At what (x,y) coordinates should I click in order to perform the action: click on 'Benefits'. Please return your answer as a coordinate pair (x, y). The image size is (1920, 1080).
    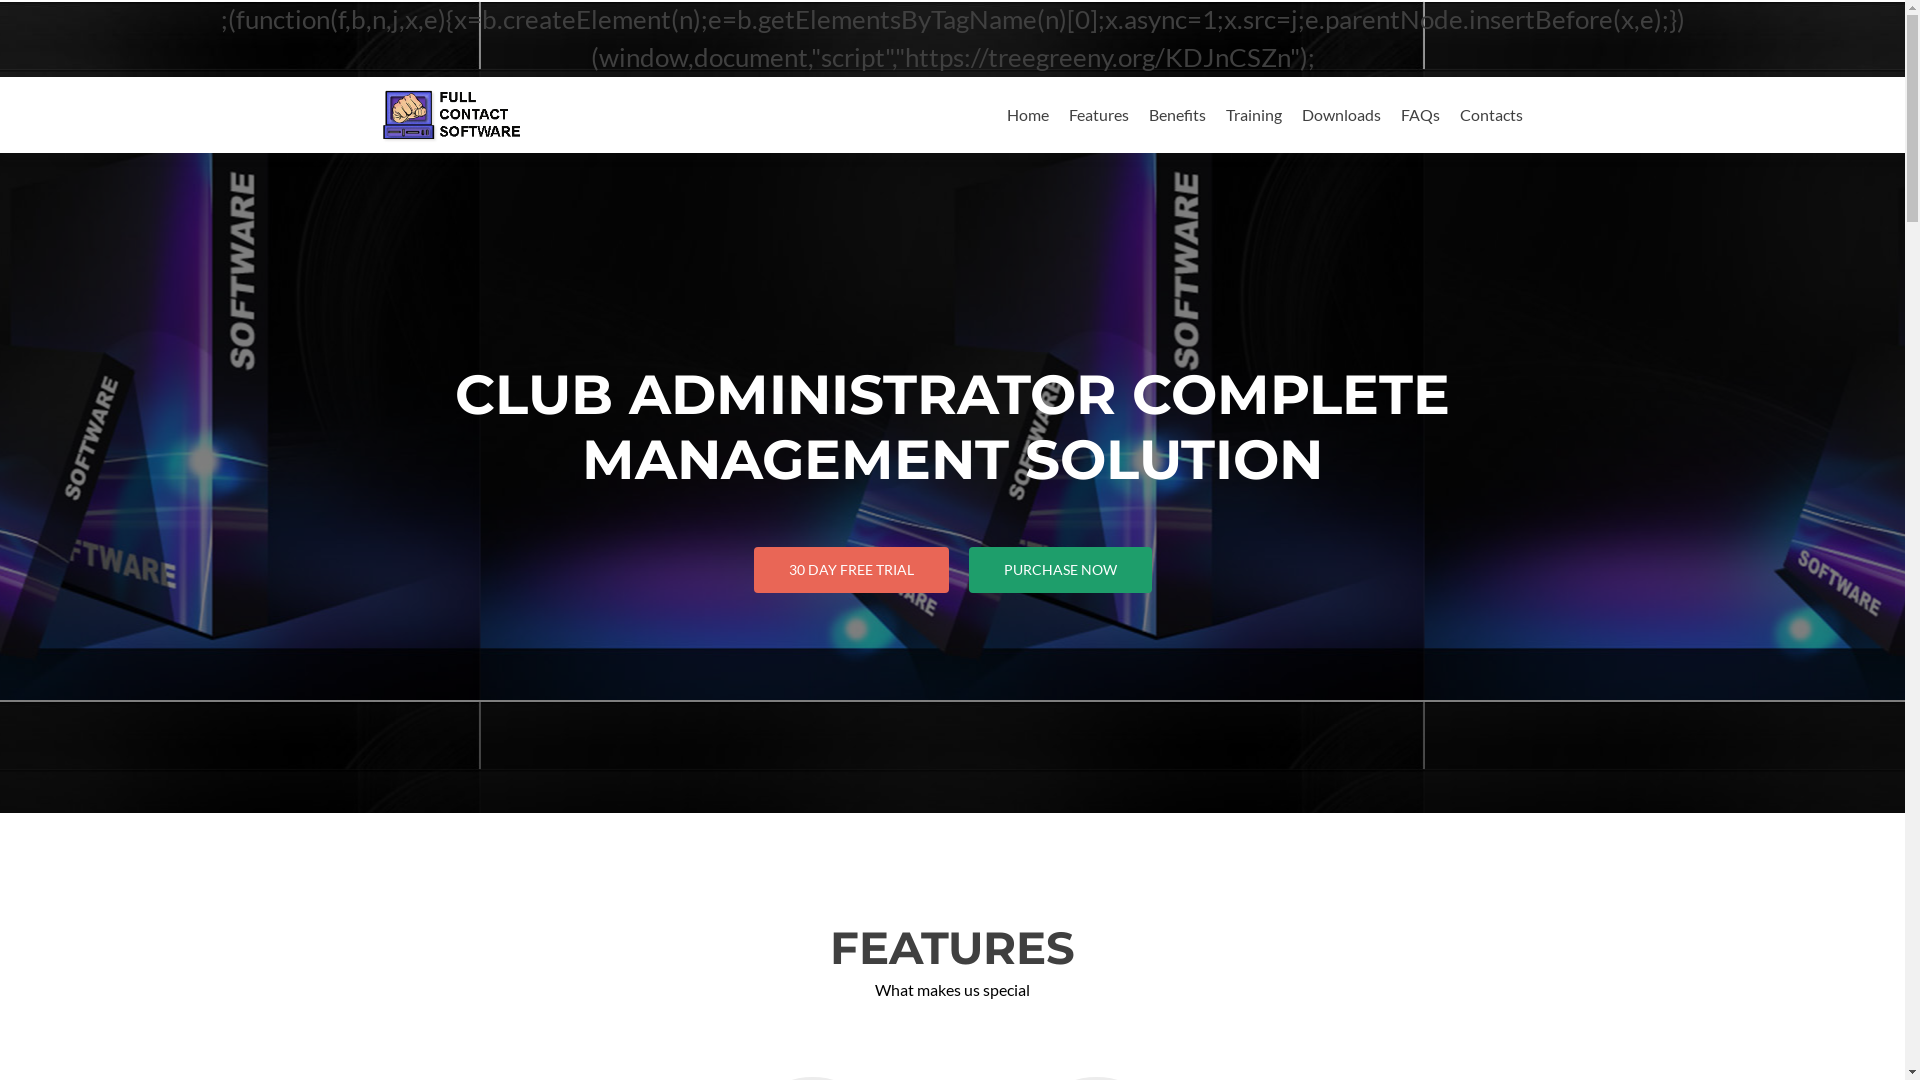
    Looking at the image, I should click on (1176, 114).